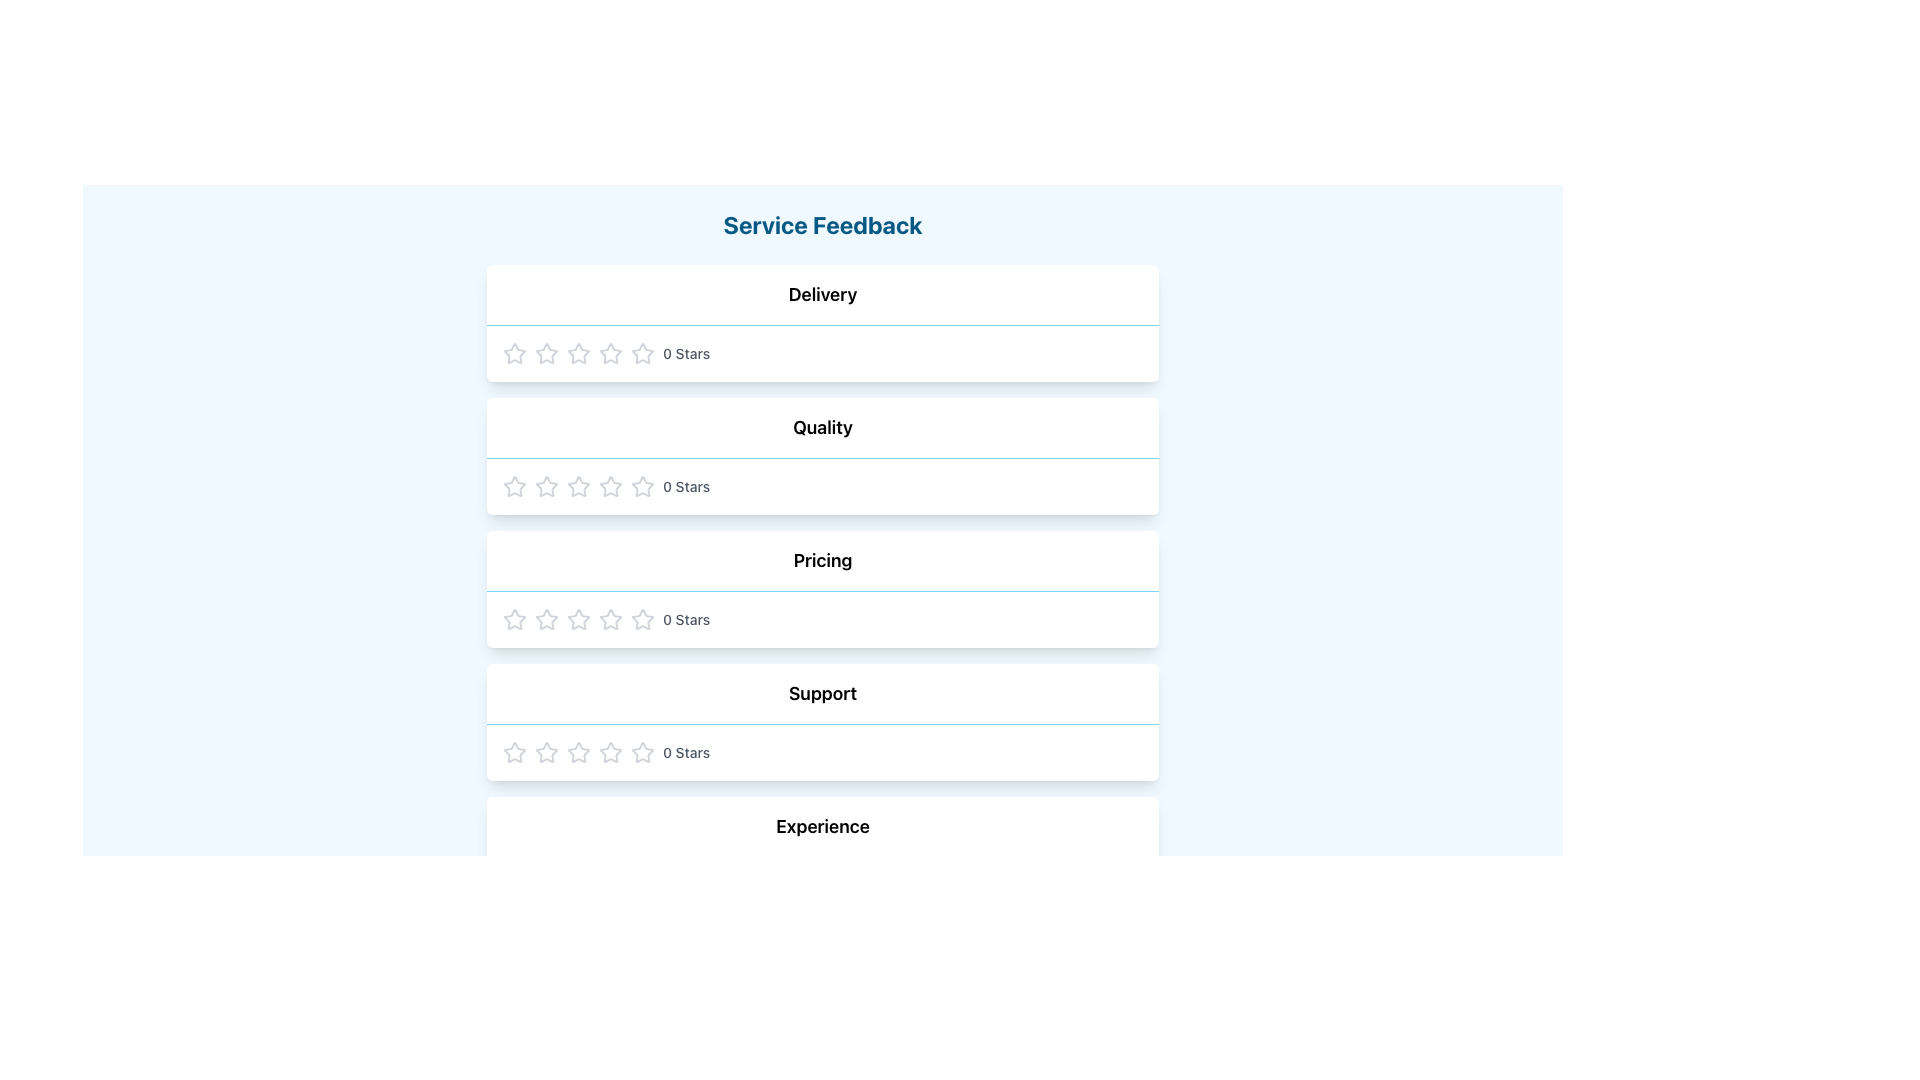 The image size is (1920, 1080). Describe the element at coordinates (578, 486) in the screenshot. I see `the fifth star icon in the 'Quality' feedback section` at that location.